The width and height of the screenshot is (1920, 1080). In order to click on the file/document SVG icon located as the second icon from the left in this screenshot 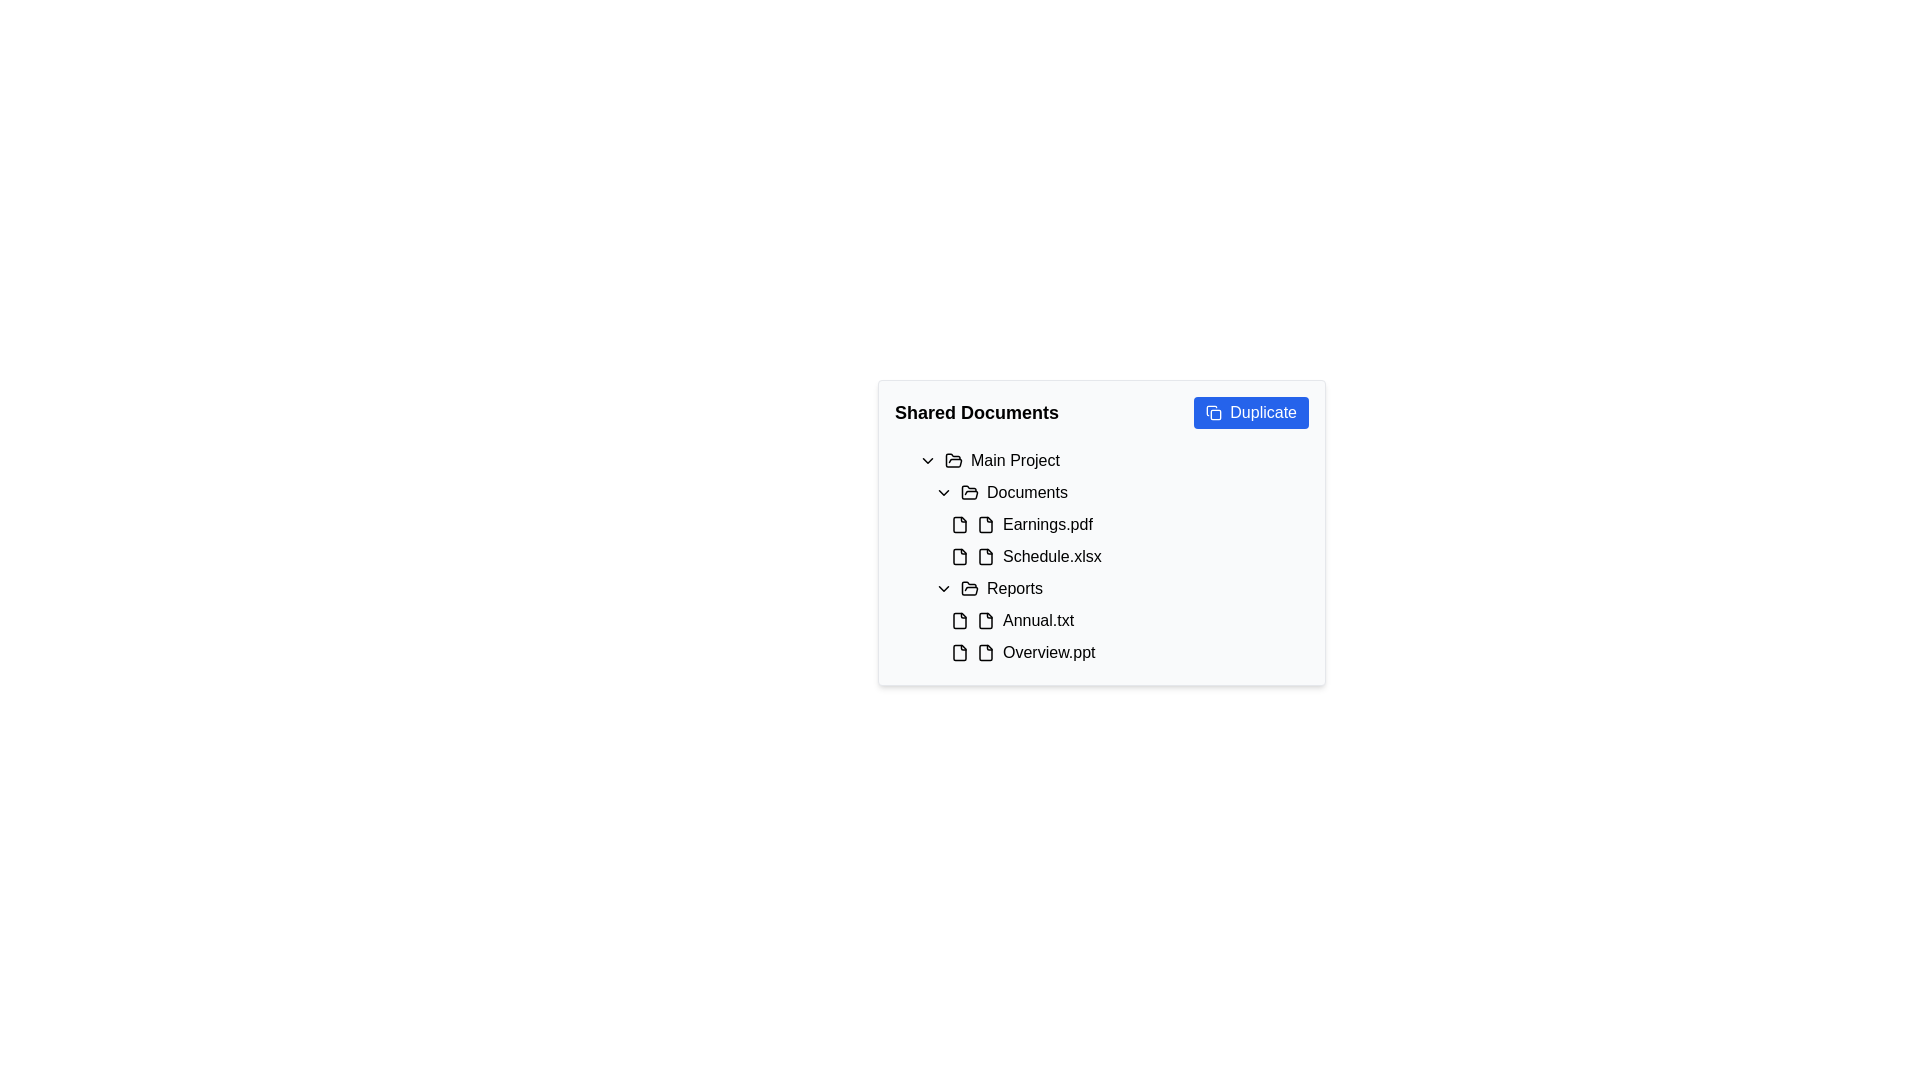, I will do `click(985, 556)`.